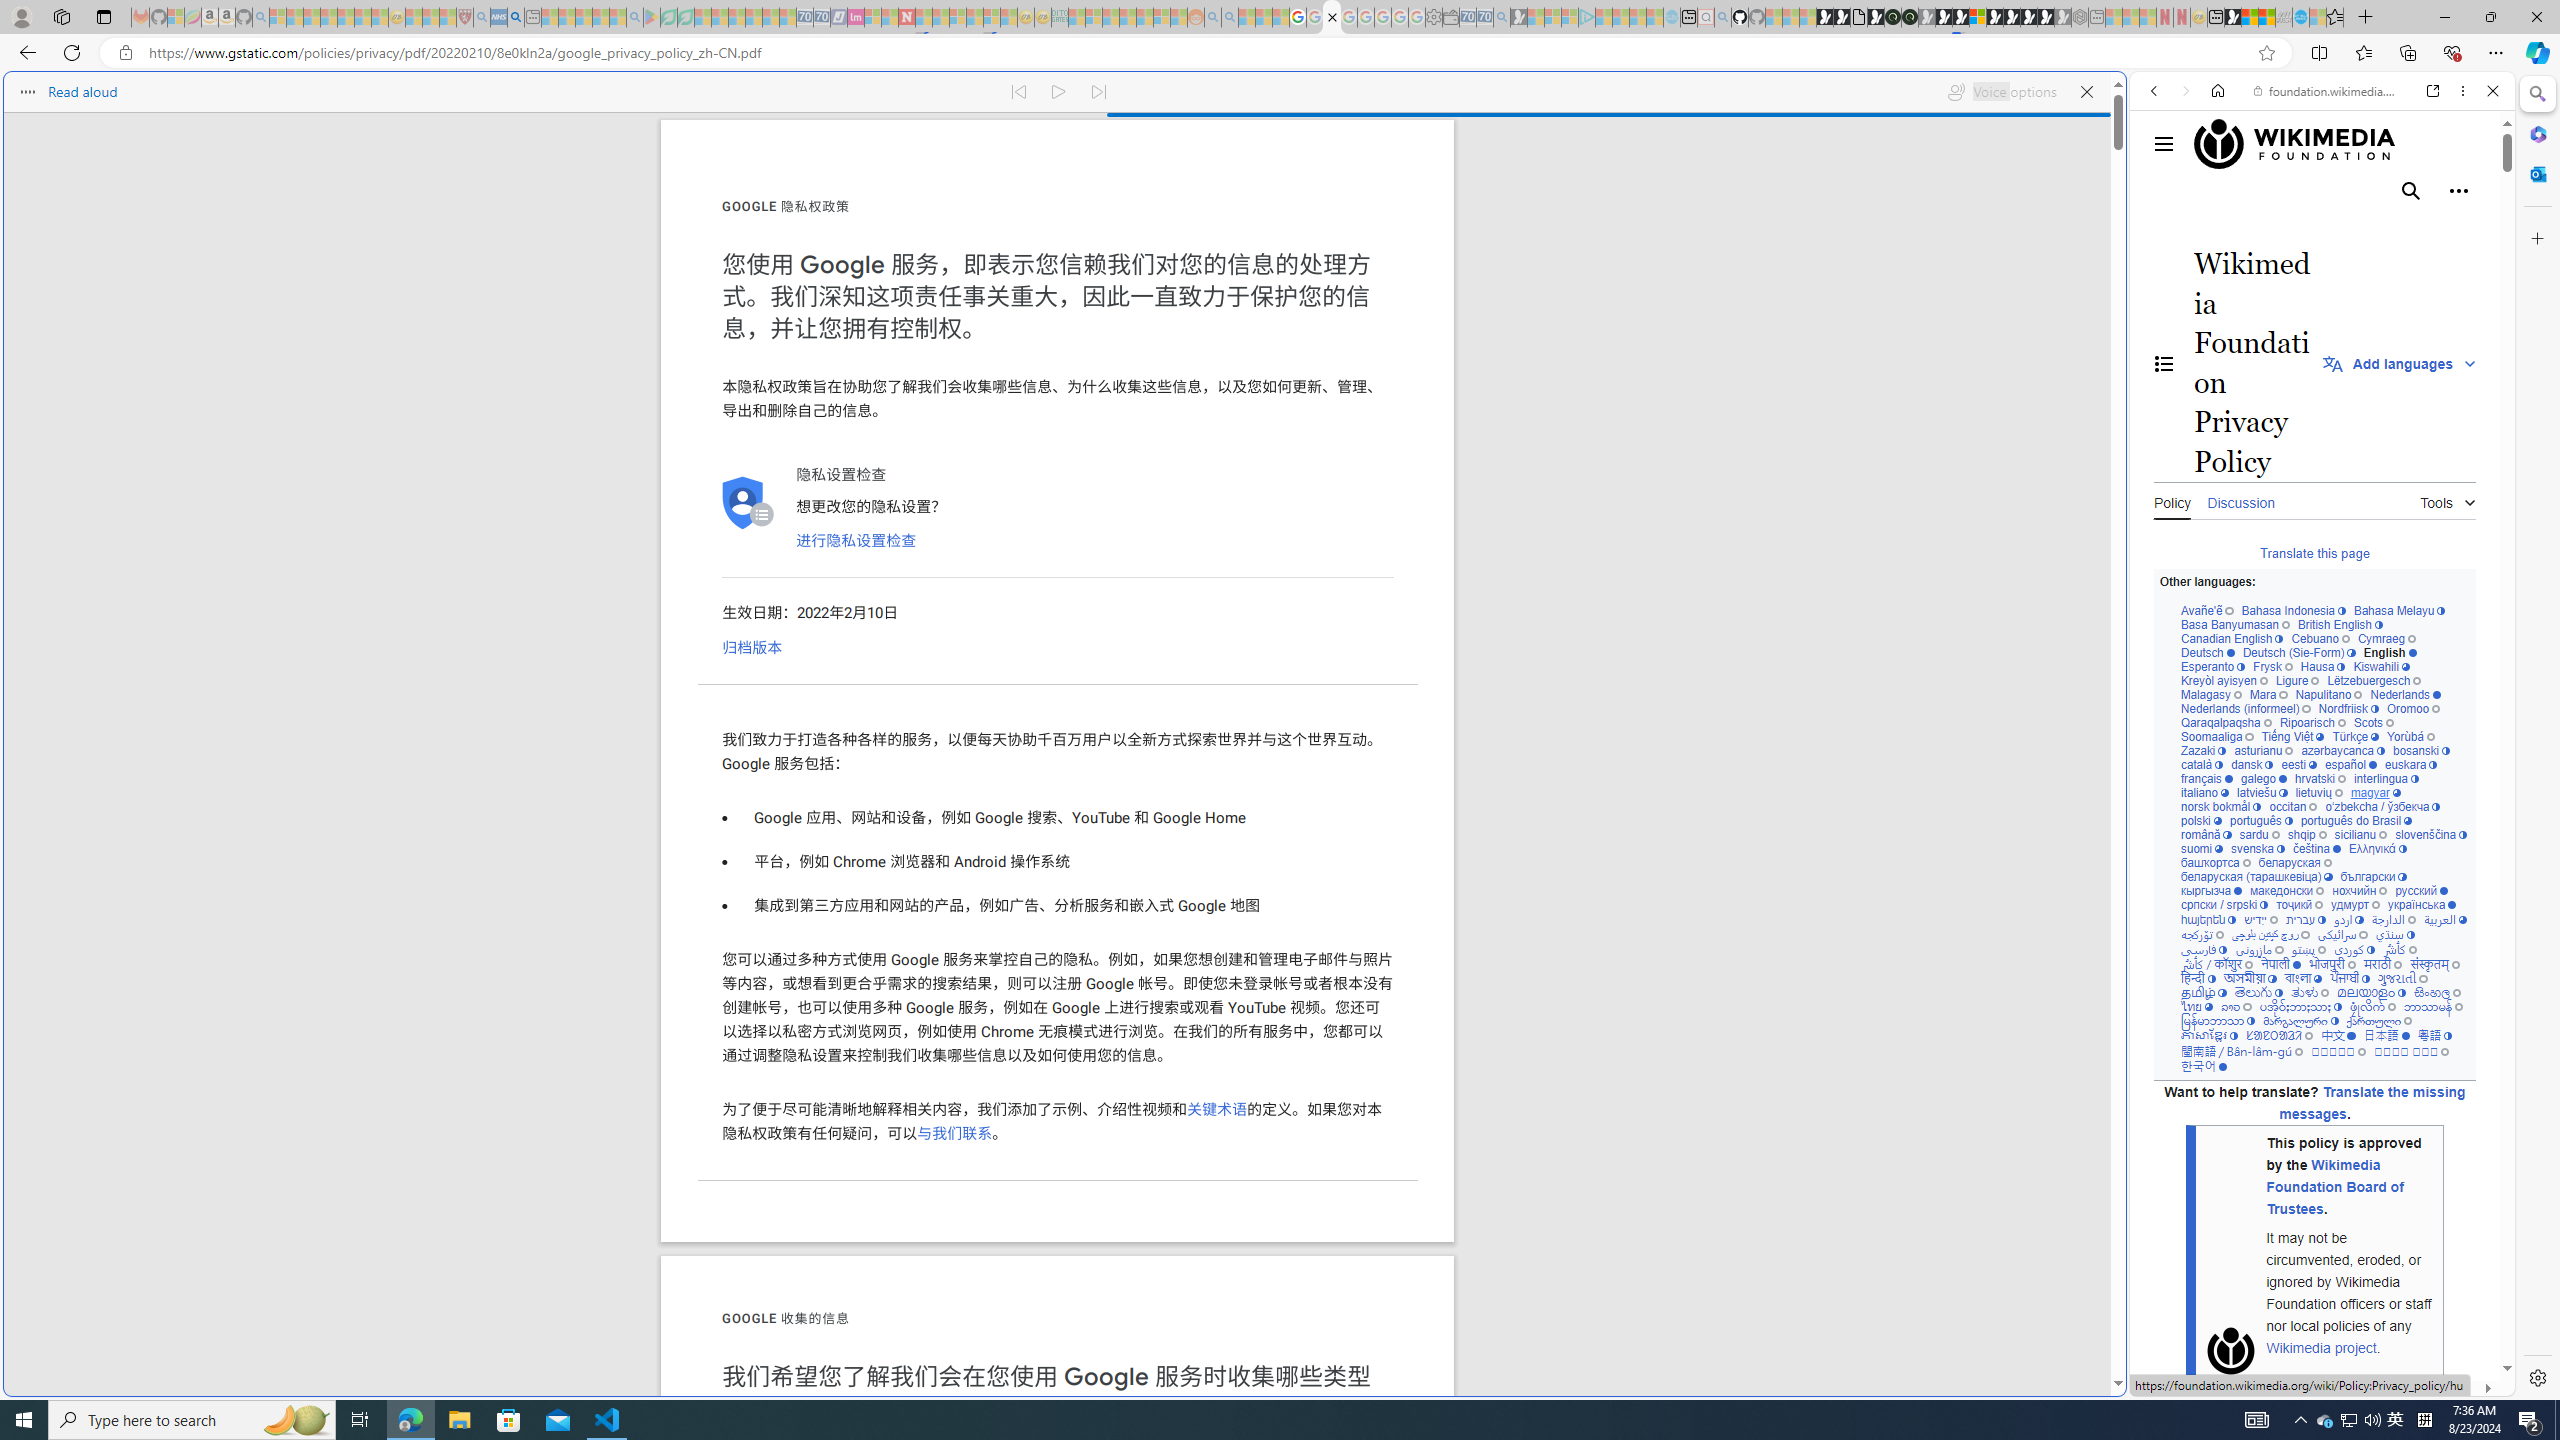 The height and width of the screenshot is (1440, 2560). What do you see at coordinates (2413, 708) in the screenshot?
I see `'Oromoo'` at bounding box center [2413, 708].